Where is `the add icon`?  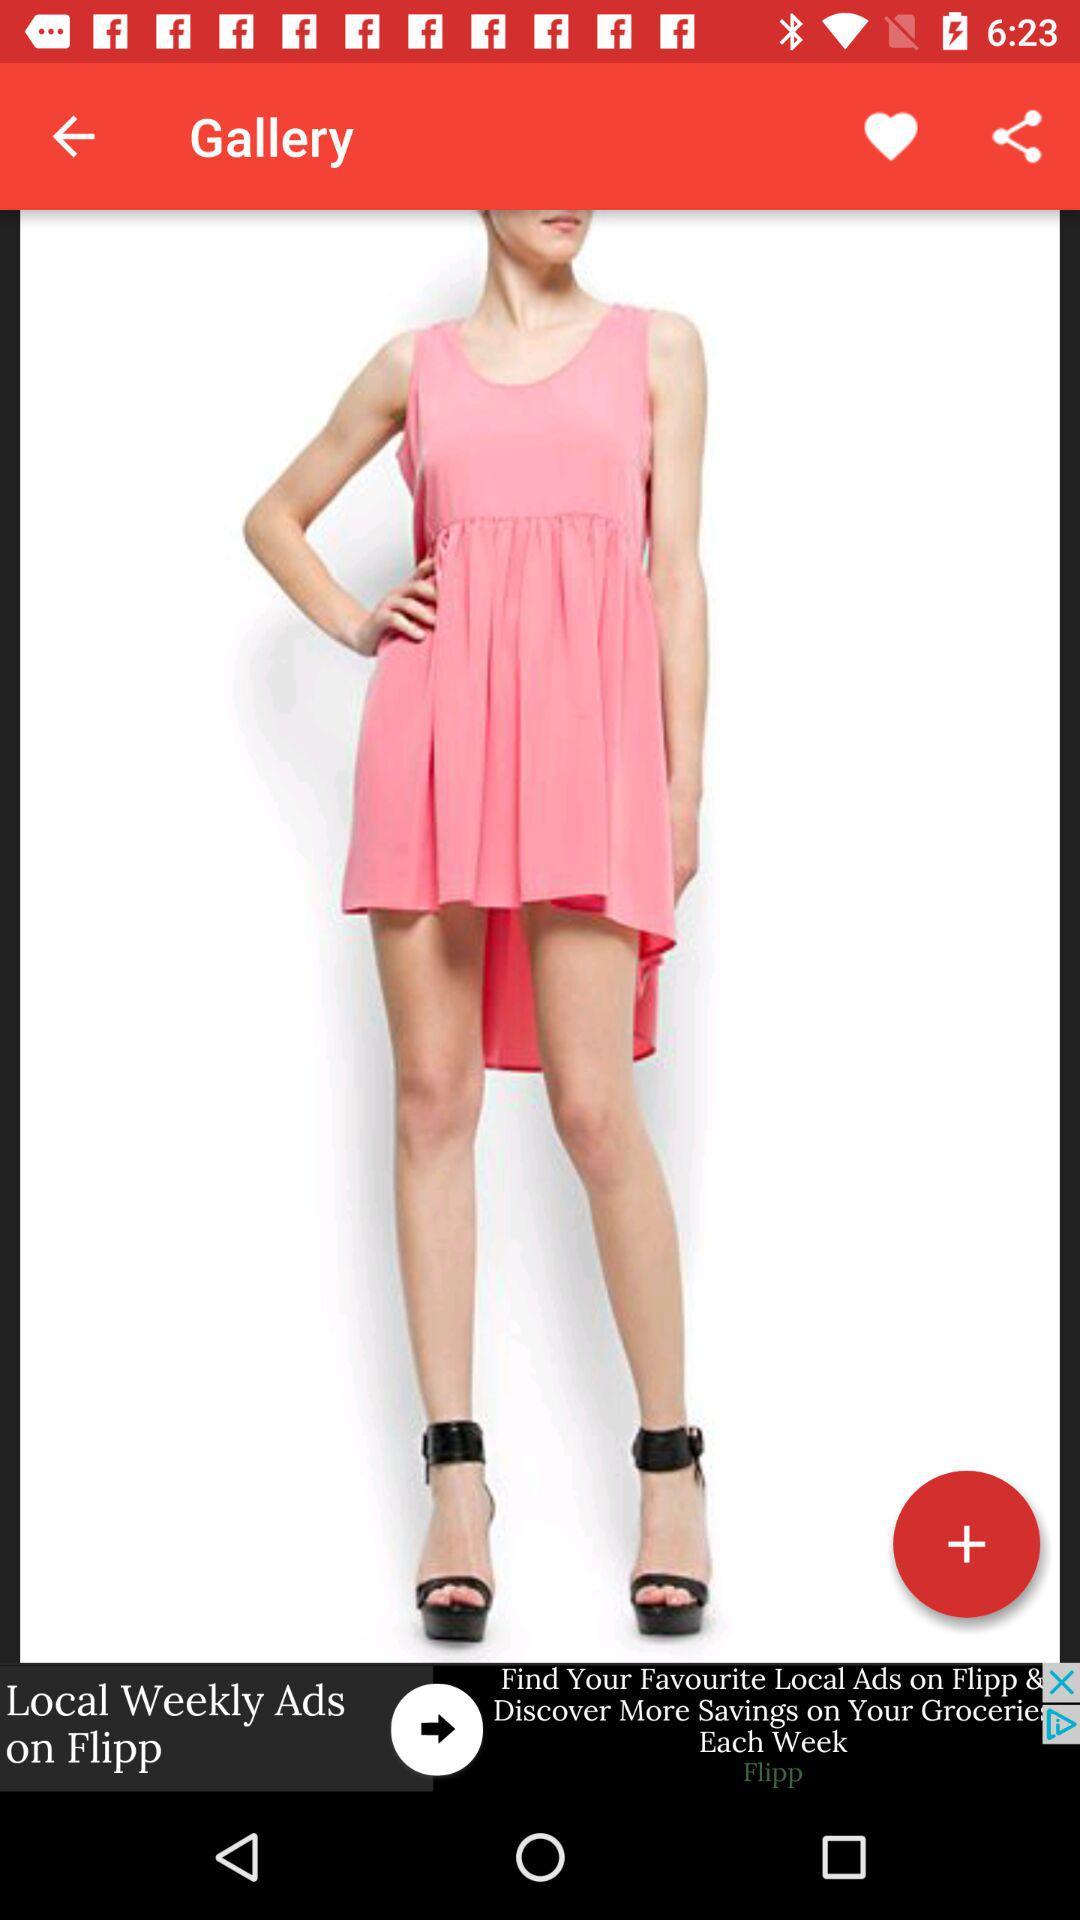
the add icon is located at coordinates (965, 1543).